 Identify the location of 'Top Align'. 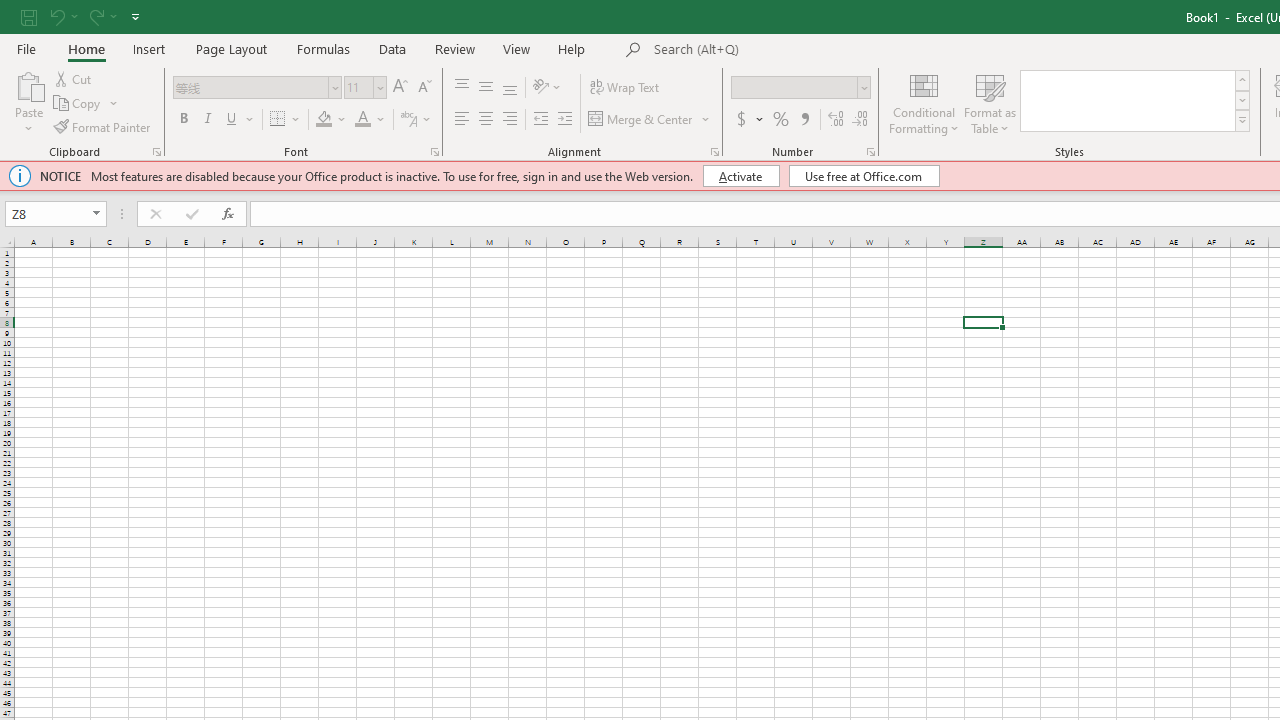
(461, 86).